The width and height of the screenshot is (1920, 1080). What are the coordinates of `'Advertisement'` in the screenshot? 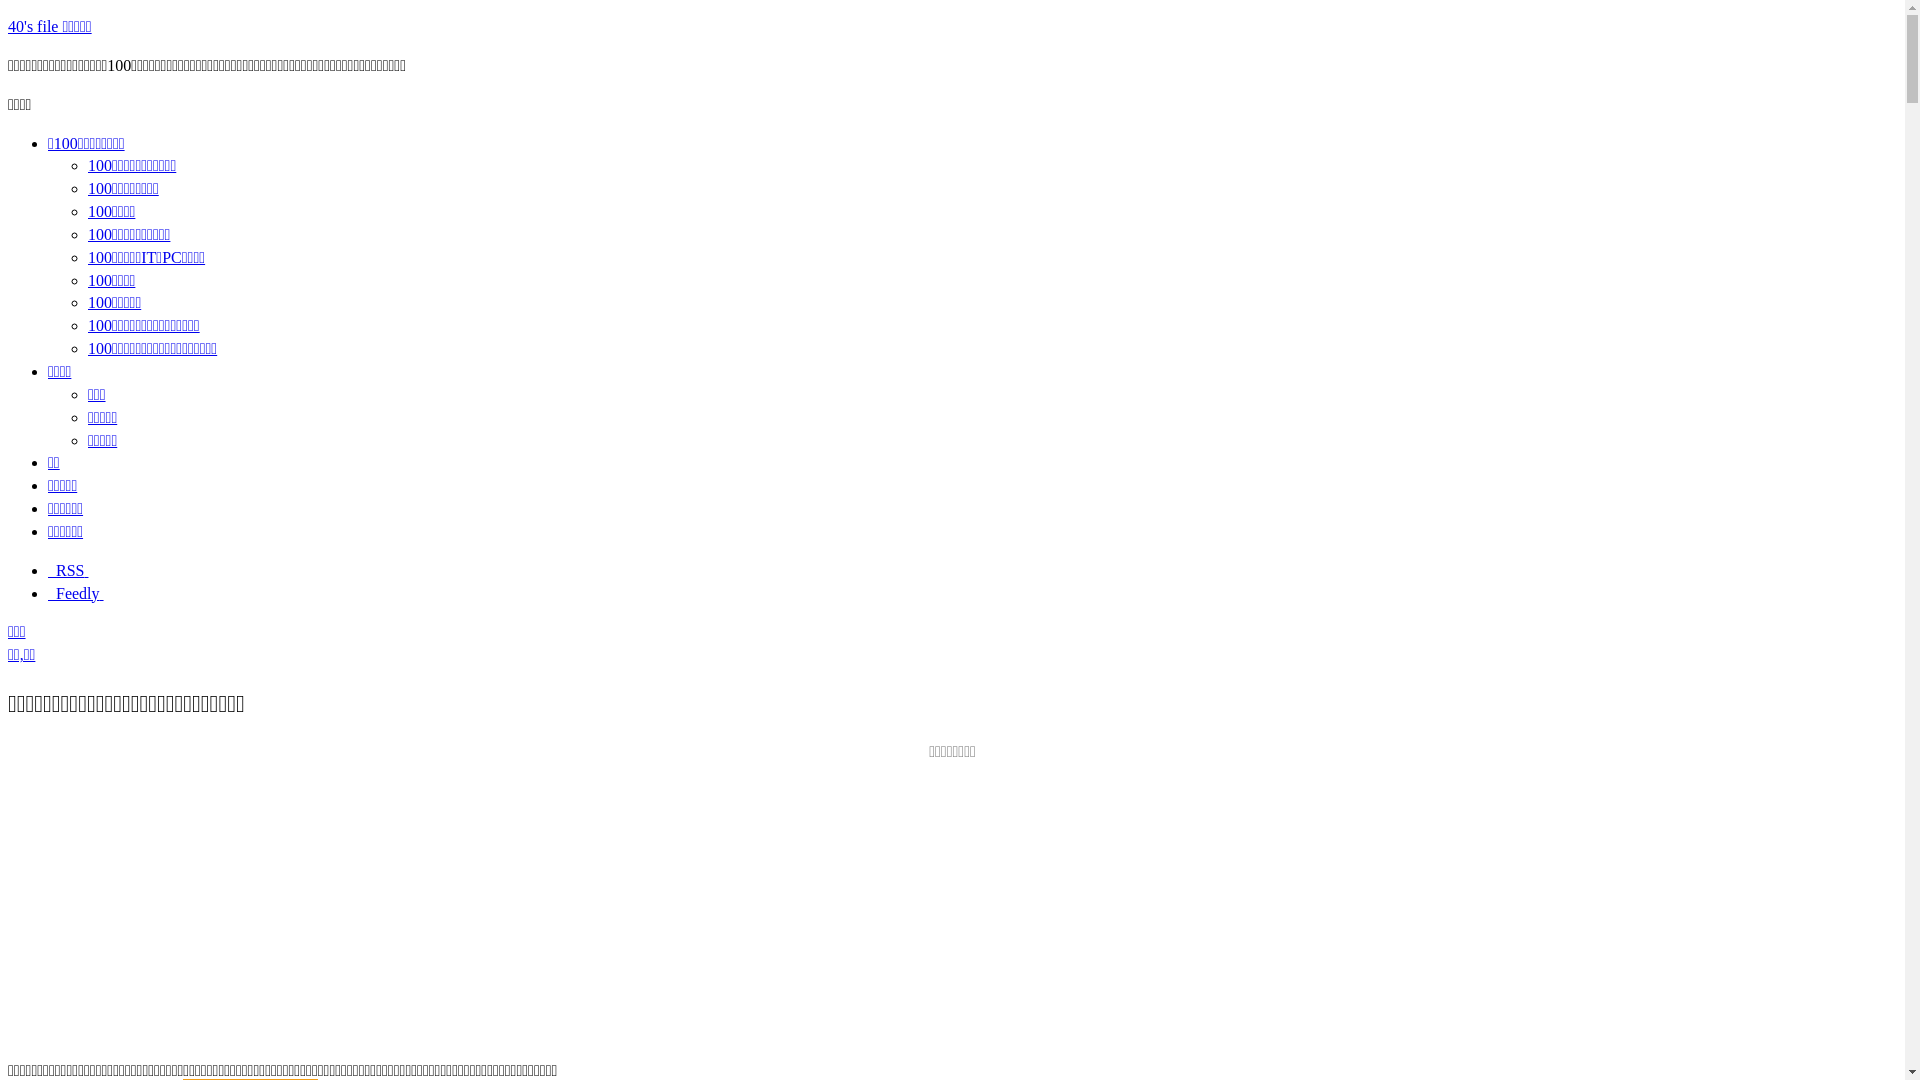 It's located at (950, 903).